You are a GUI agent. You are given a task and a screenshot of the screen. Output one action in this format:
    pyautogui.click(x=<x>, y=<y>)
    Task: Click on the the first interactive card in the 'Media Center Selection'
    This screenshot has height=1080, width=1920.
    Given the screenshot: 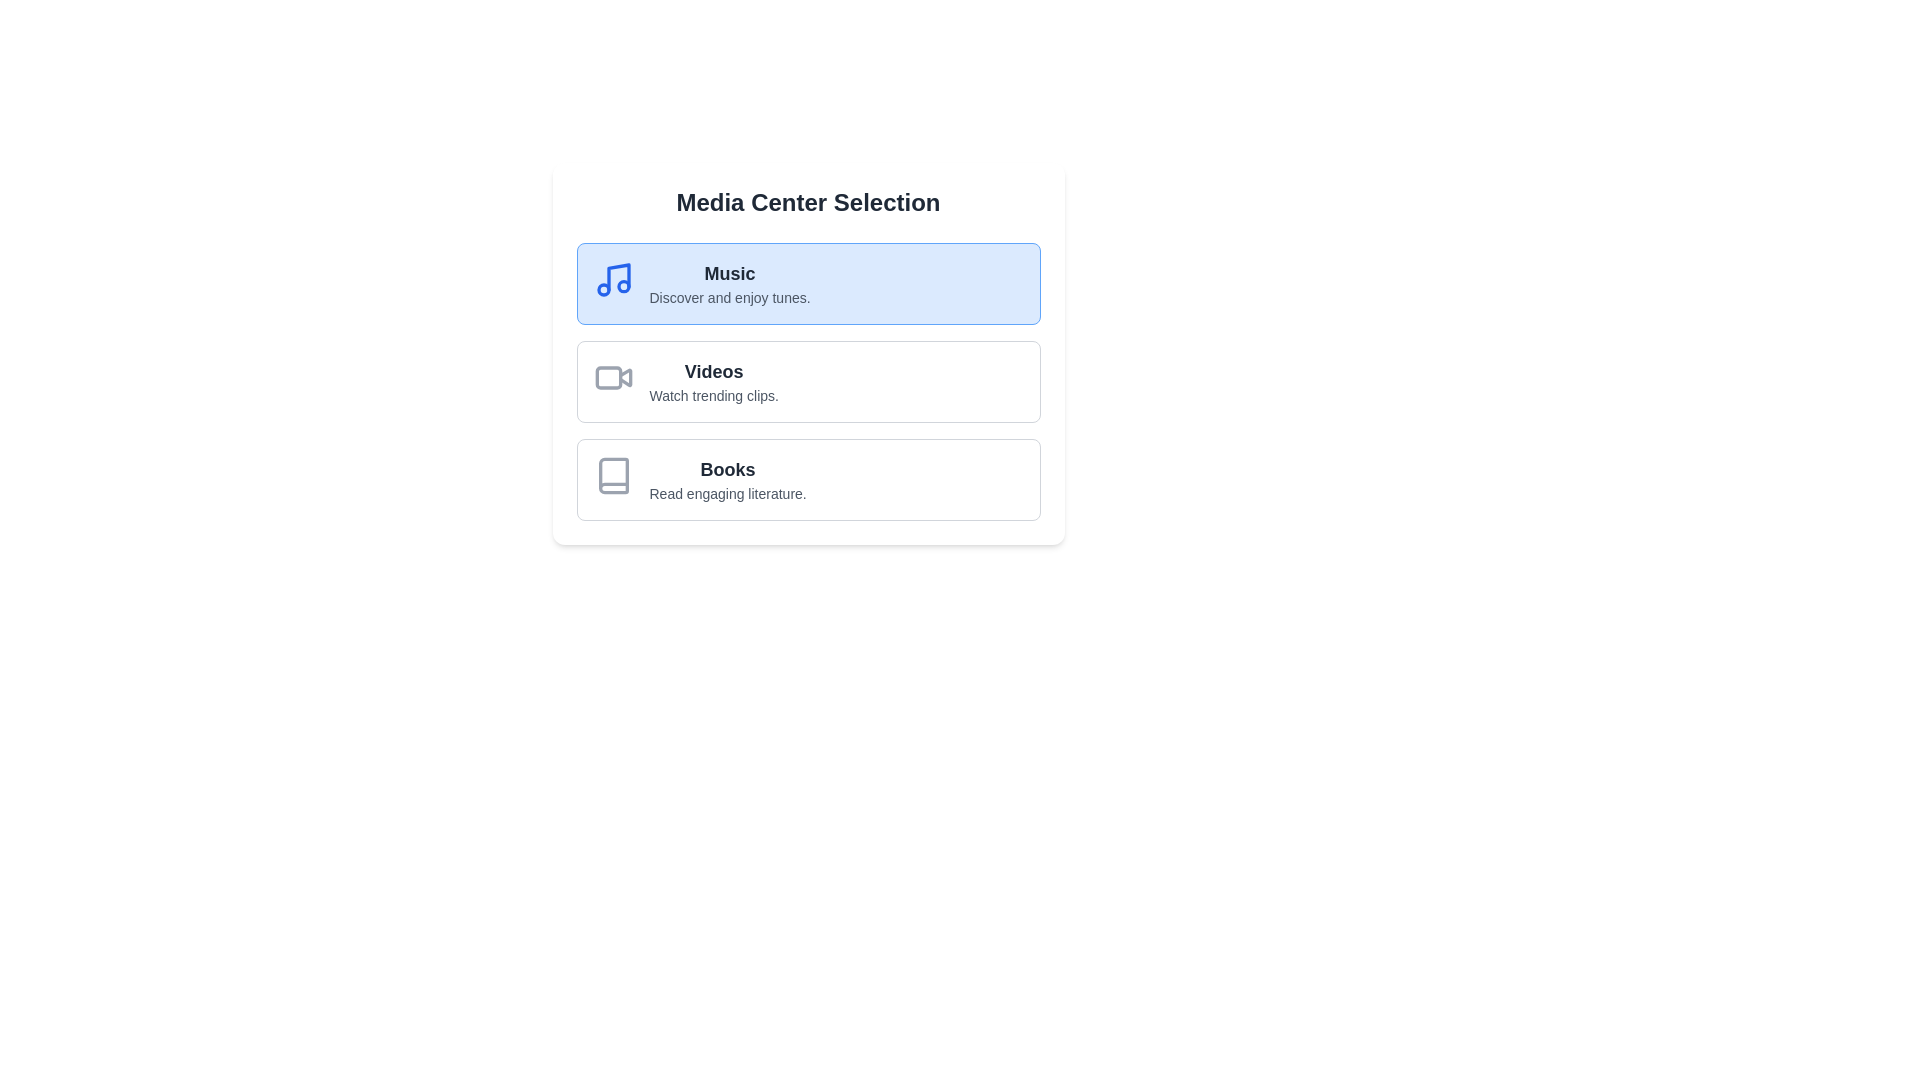 What is the action you would take?
    pyautogui.click(x=808, y=284)
    